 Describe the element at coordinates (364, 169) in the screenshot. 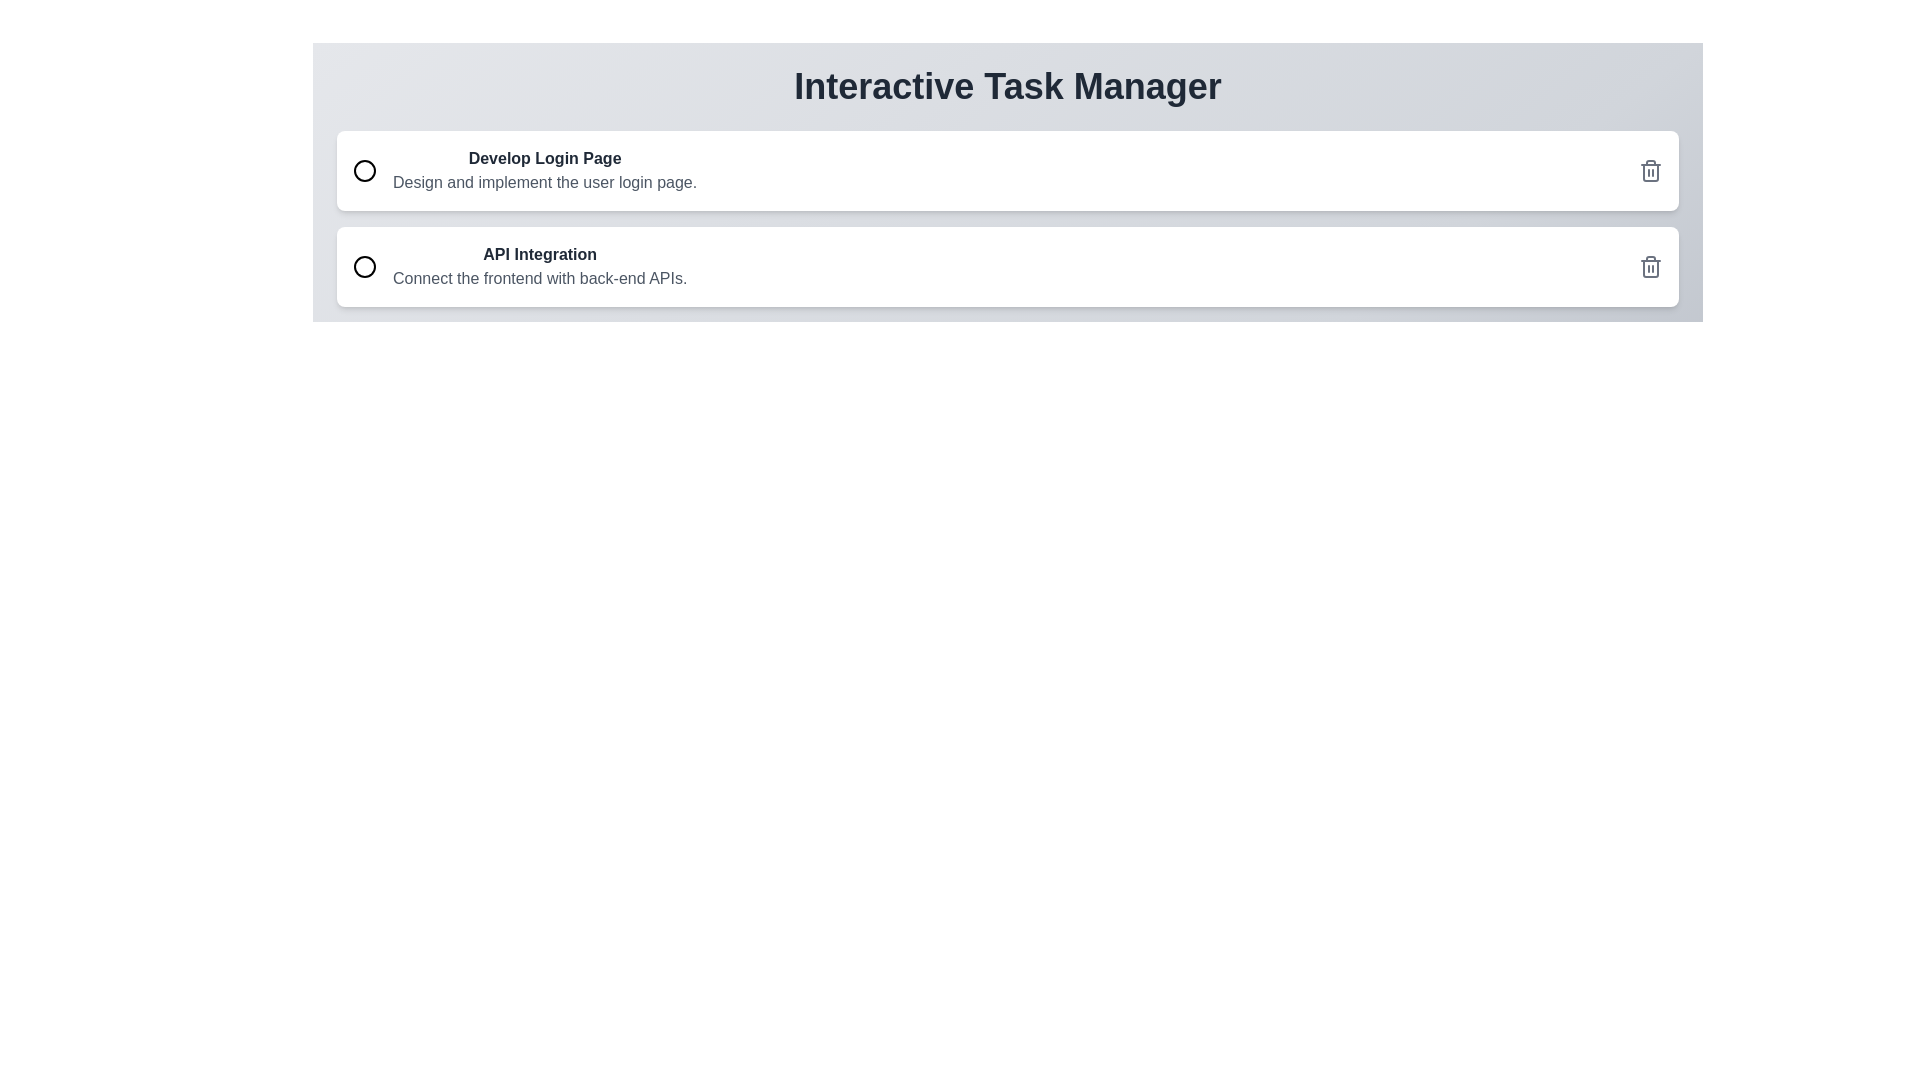

I see `the completion indicator of the task titled 'Develop Login Page' to toggle its completion state` at that location.